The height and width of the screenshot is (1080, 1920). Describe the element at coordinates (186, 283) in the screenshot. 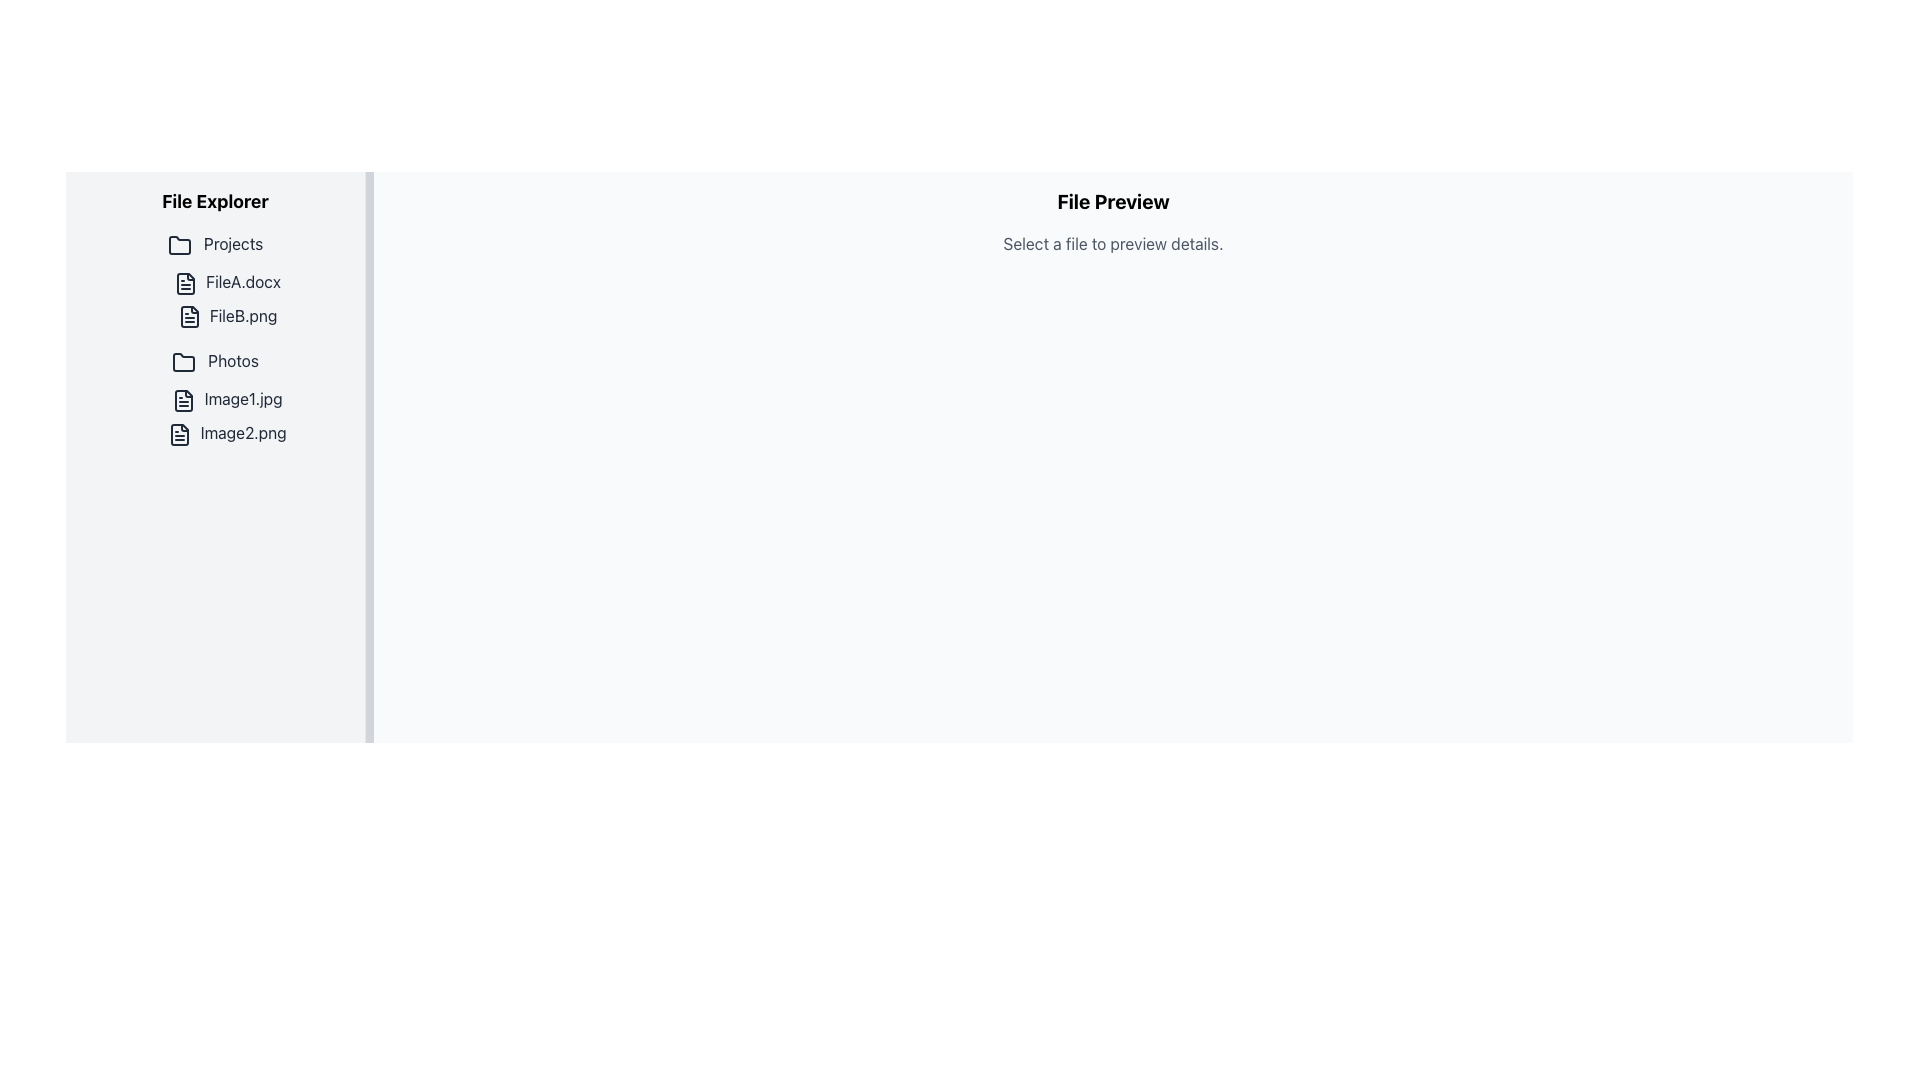

I see `the file icon representing 'FileA.docx', which is located in the left panel under 'File Explorer', as the first item in the list of file icon-text pairs` at that location.